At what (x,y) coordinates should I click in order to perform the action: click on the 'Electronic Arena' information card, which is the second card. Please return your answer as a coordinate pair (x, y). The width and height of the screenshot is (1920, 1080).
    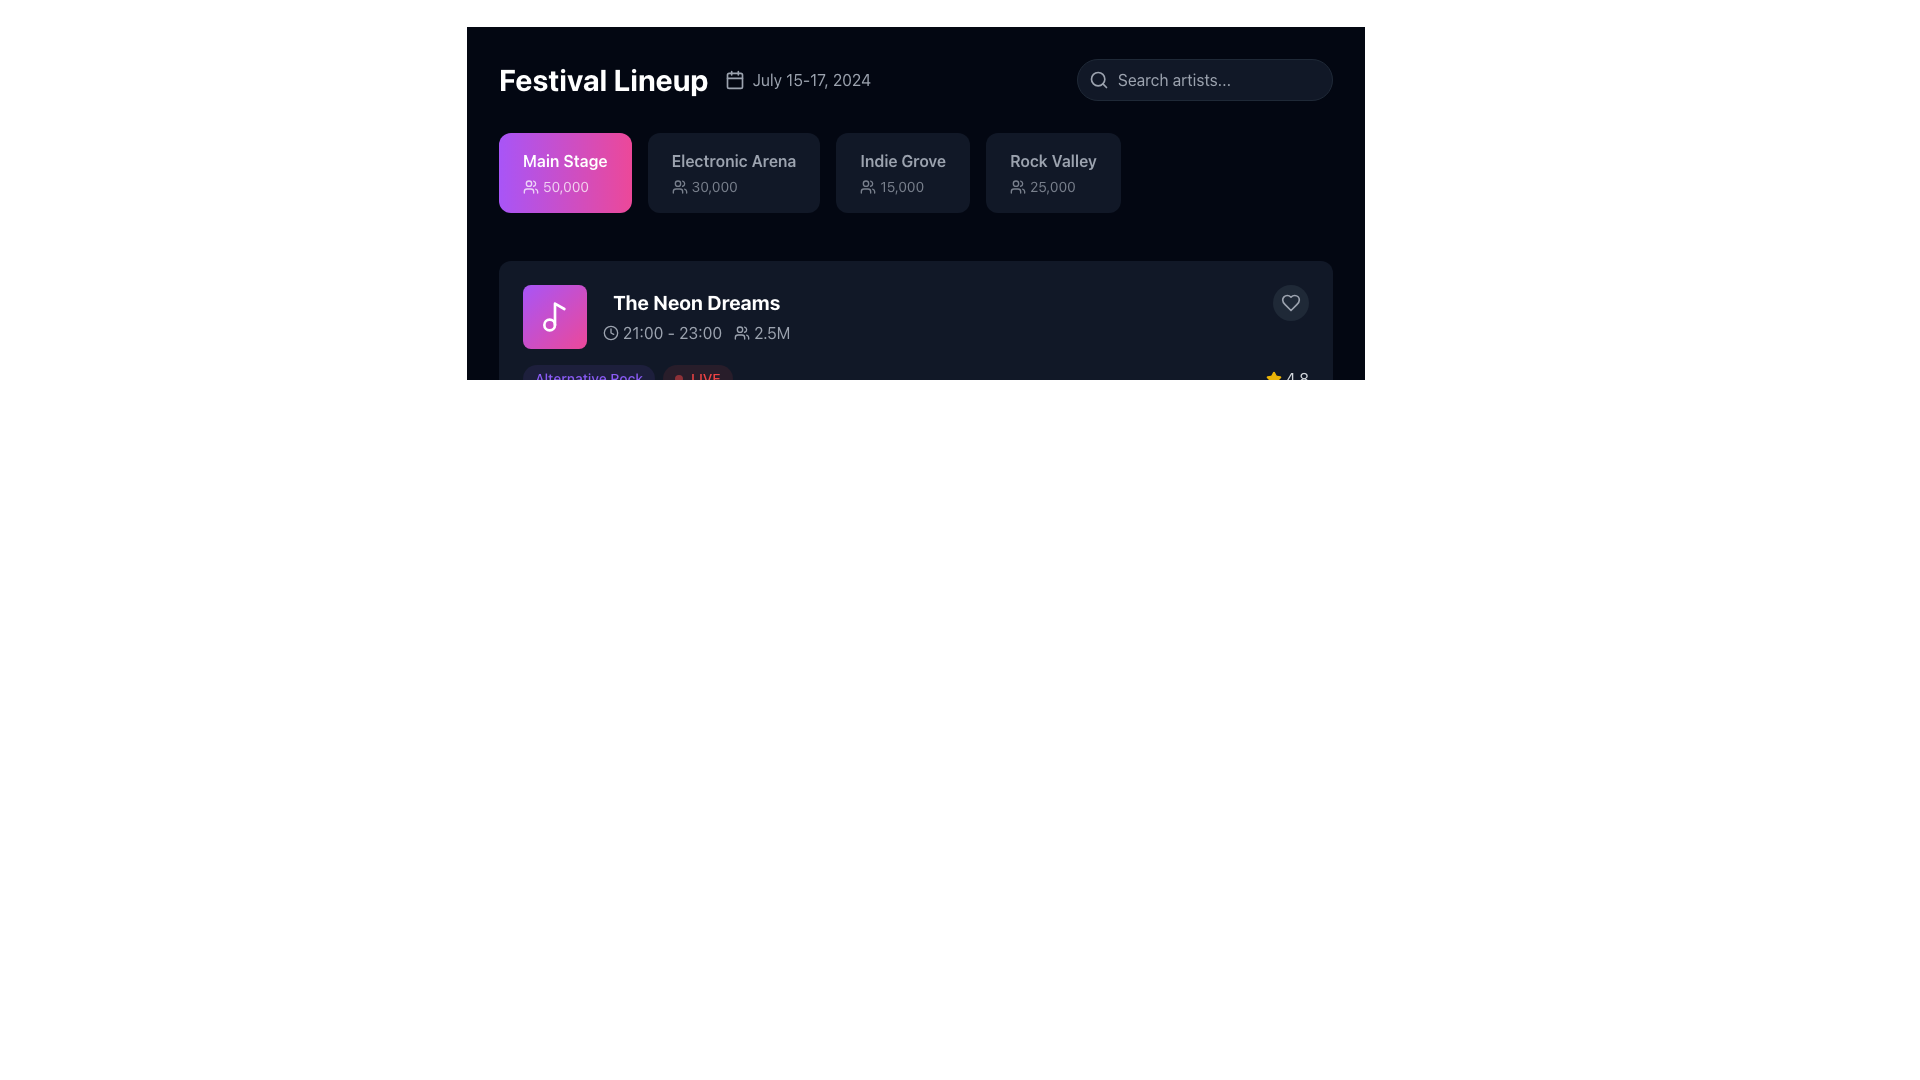
    Looking at the image, I should click on (733, 172).